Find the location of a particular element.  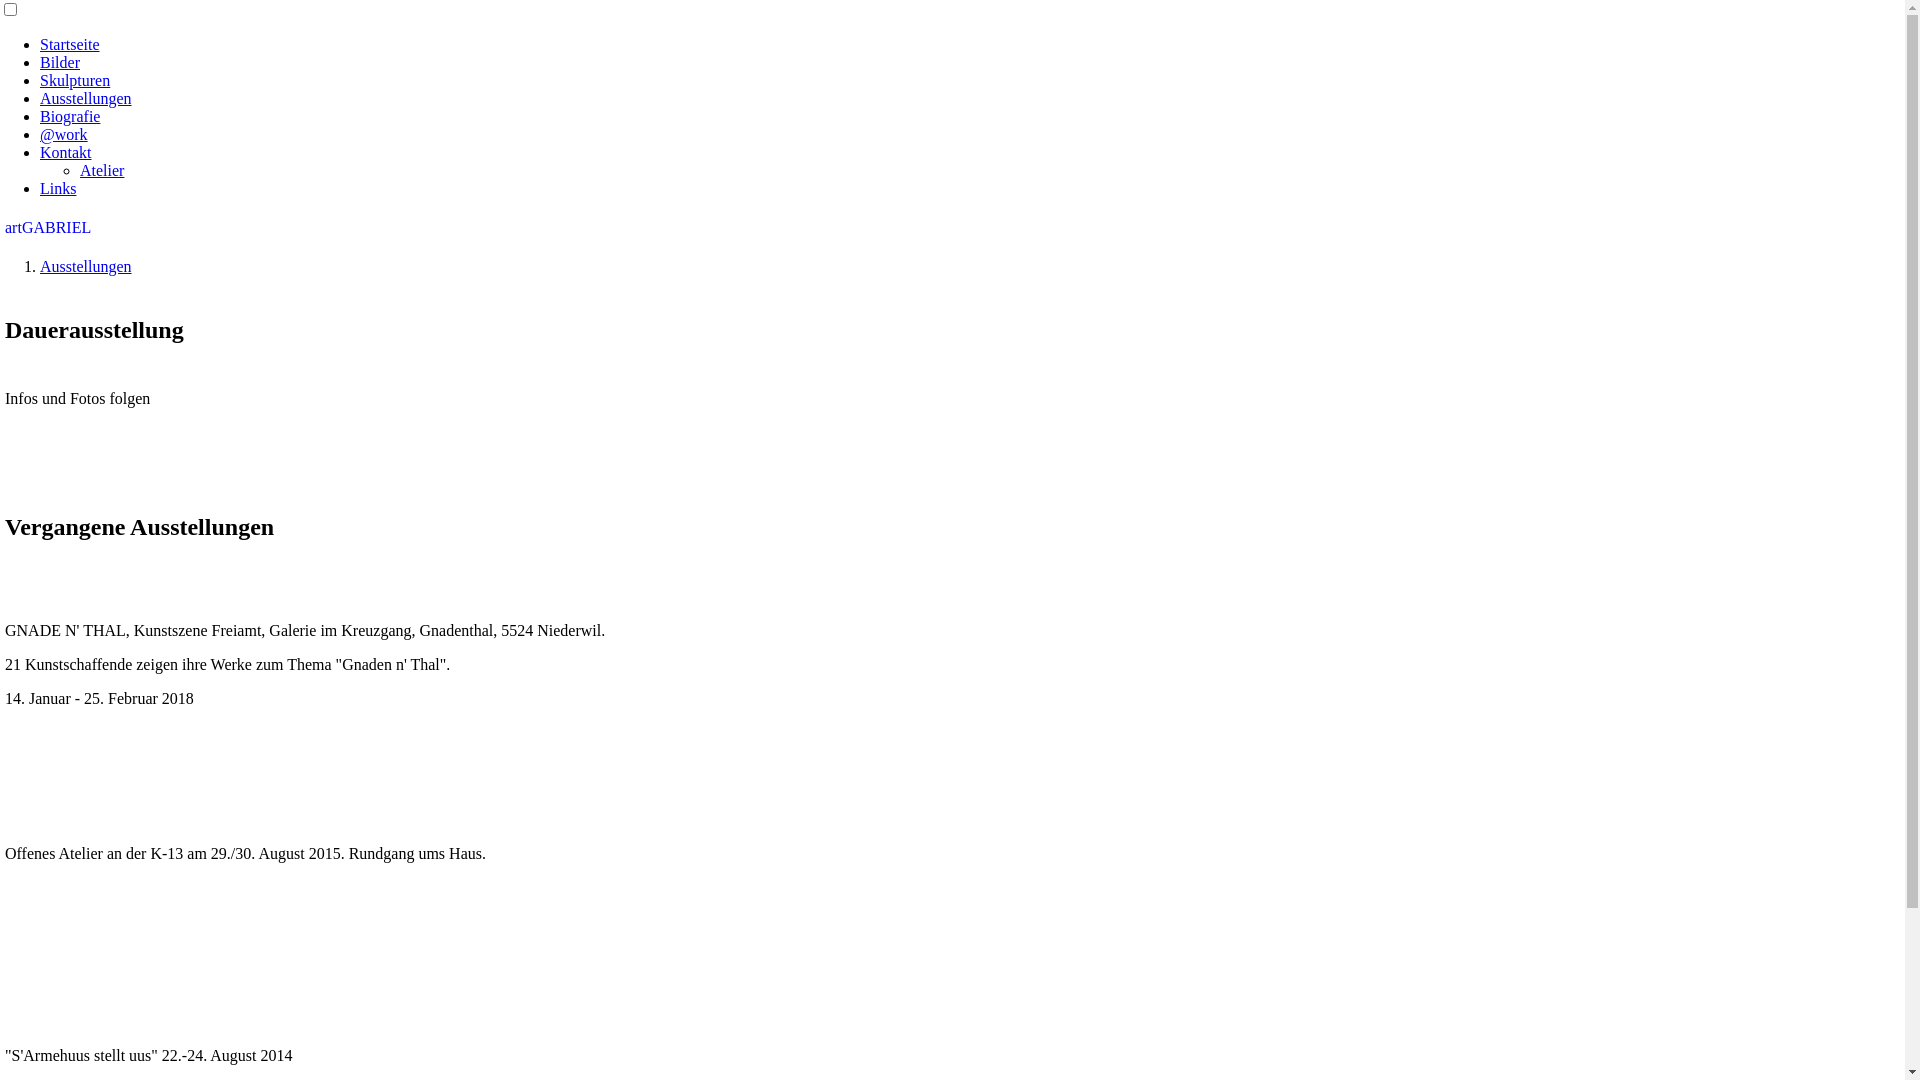

'@work' is located at coordinates (63, 134).